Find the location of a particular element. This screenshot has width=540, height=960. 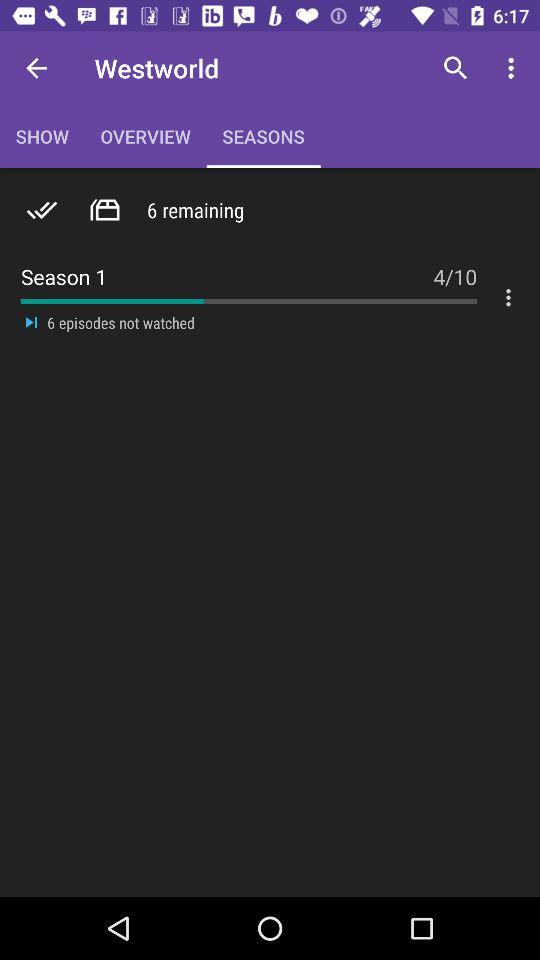

the item below show is located at coordinates (104, 210).